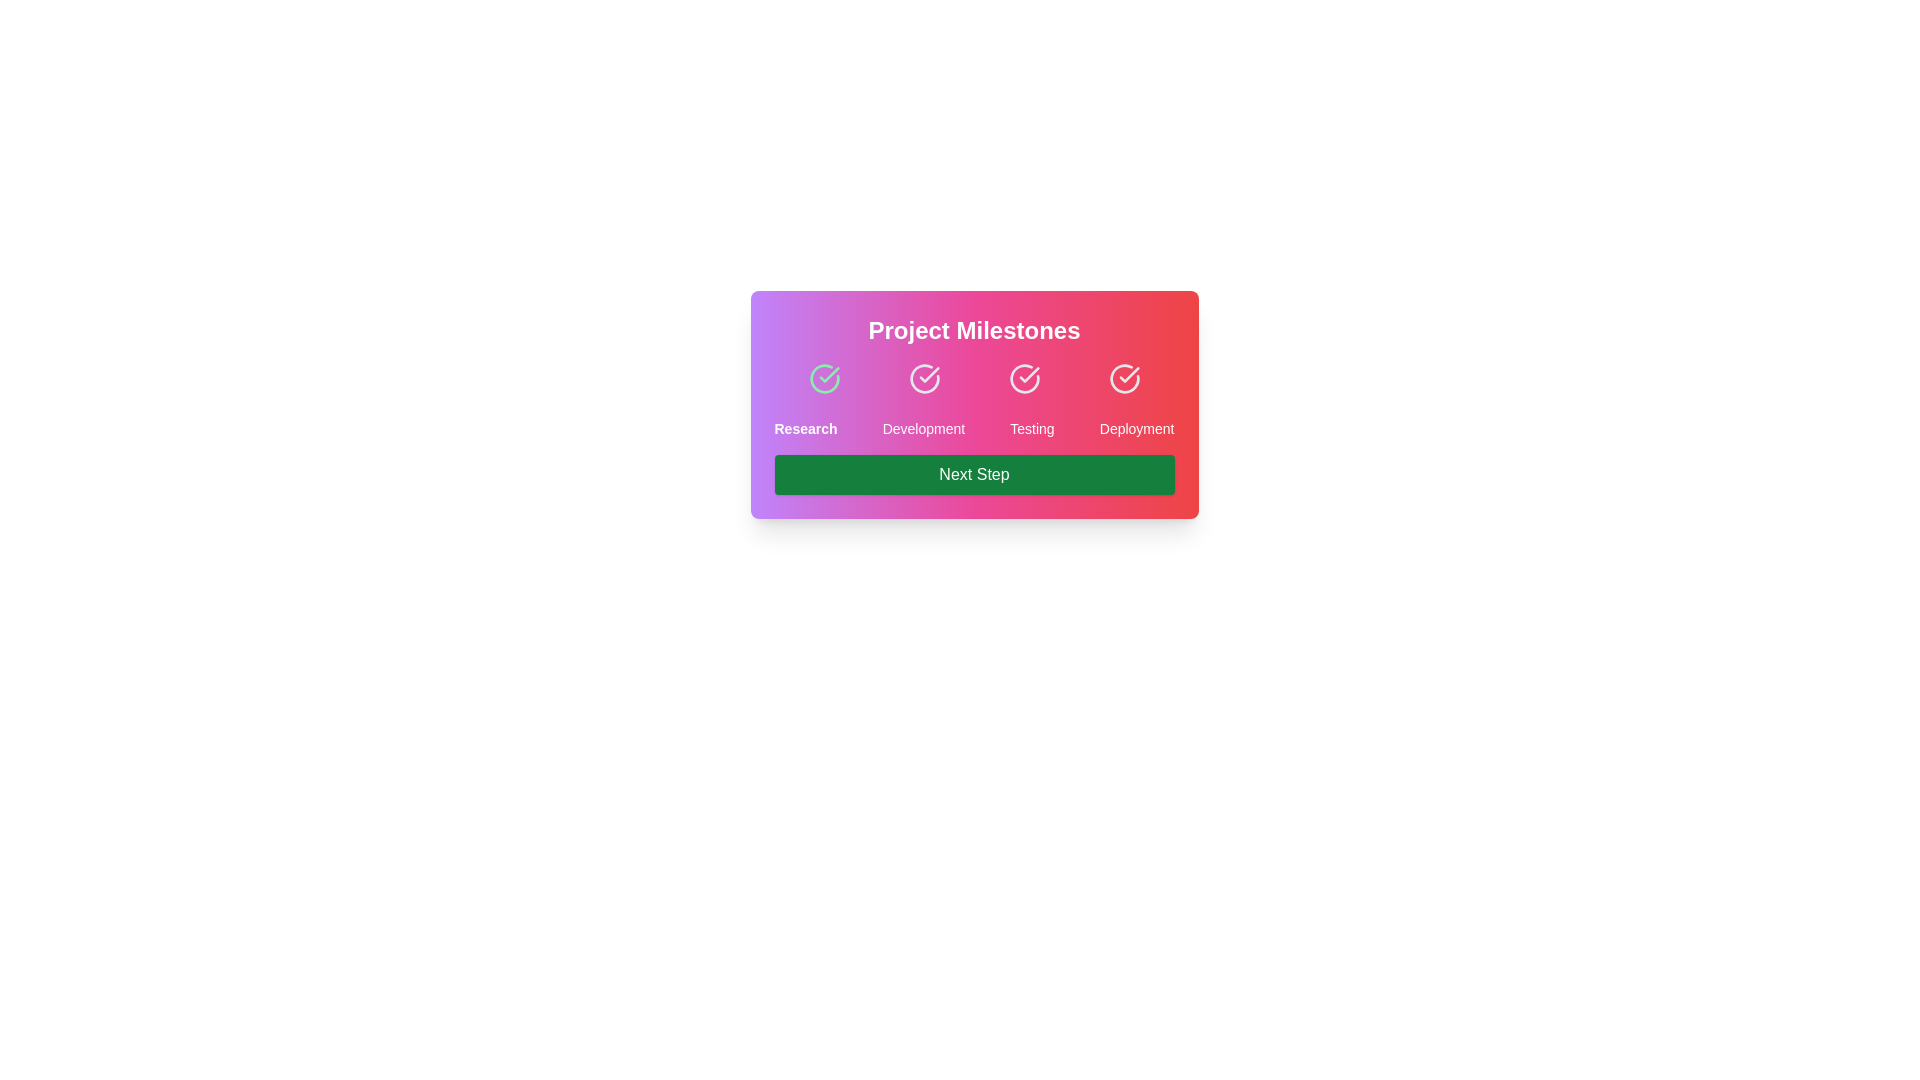  What do you see at coordinates (1032, 427) in the screenshot?
I see `the static text label that represents the 'Testing' phase, located as the third label in a sequence of four labels within a rectangular panel` at bounding box center [1032, 427].